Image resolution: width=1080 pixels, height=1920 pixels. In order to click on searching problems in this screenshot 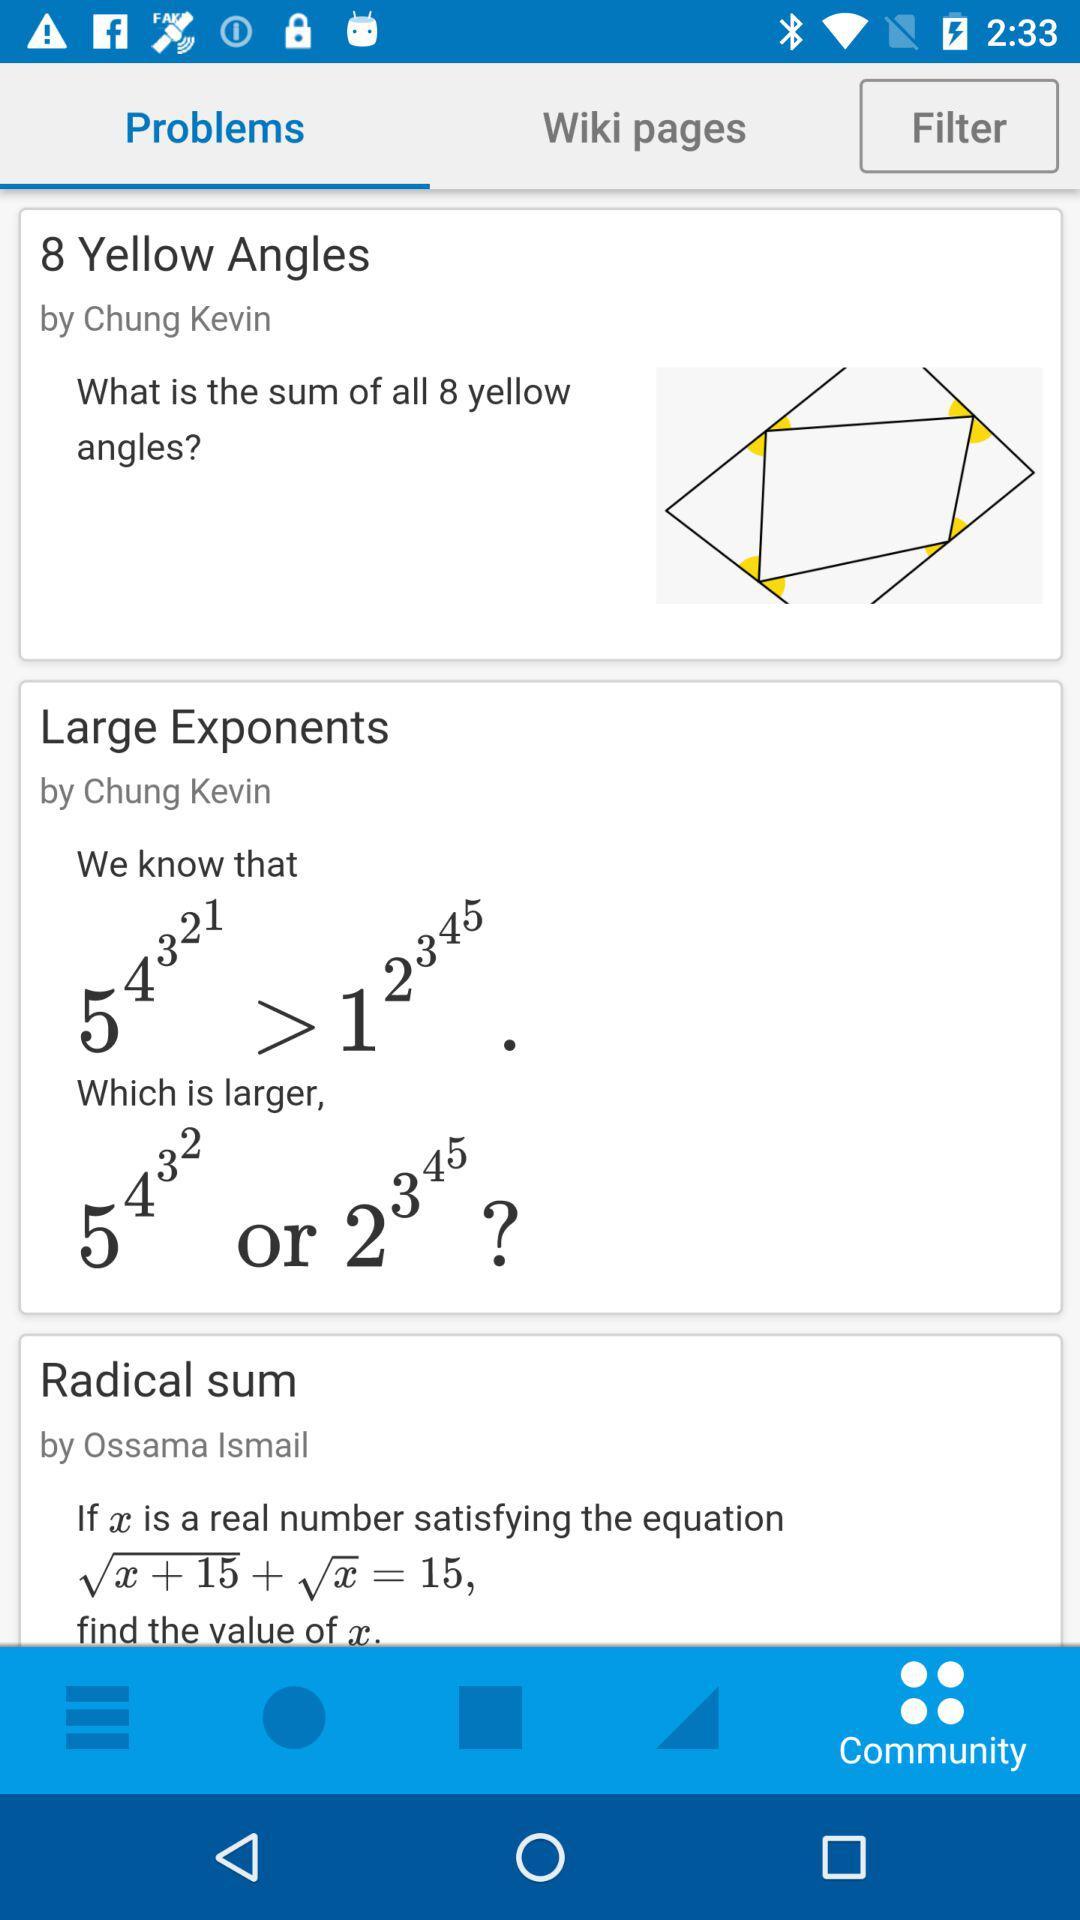, I will do `click(540, 991)`.